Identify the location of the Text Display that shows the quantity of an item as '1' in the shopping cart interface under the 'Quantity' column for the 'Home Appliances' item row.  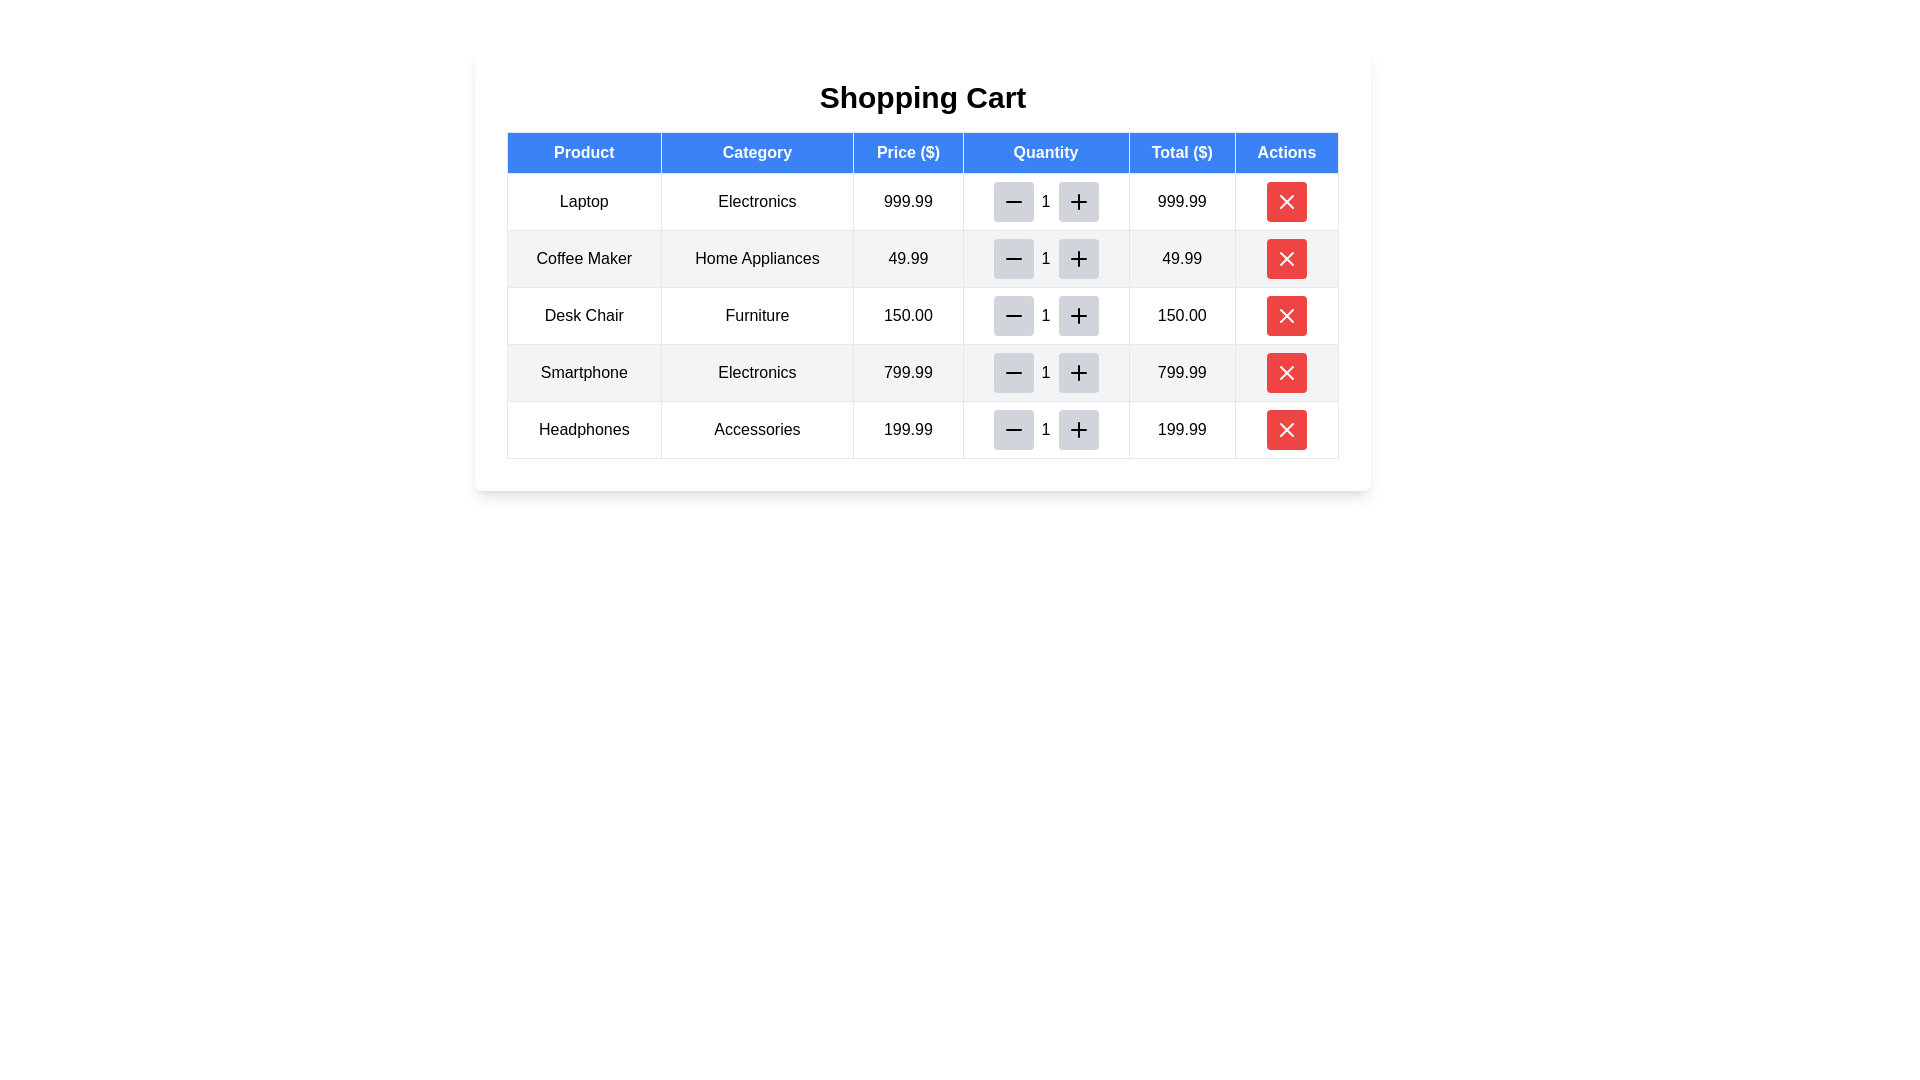
(1045, 257).